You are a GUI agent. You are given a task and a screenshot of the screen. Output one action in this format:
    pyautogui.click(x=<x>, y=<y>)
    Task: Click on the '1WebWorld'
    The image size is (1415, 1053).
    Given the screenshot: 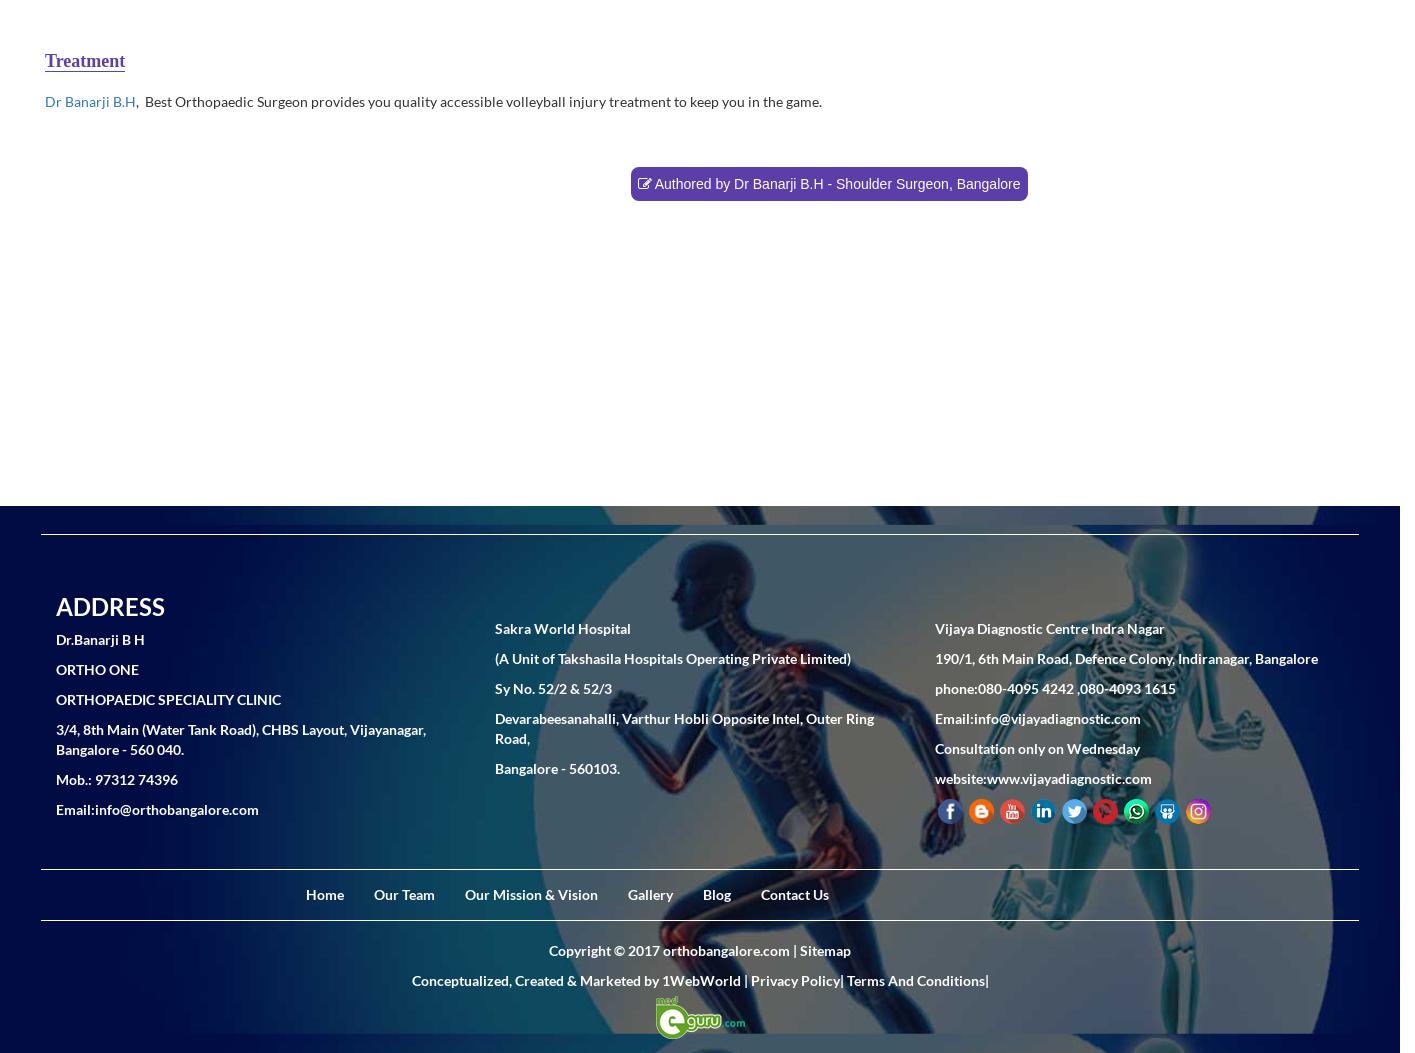 What is the action you would take?
    pyautogui.click(x=700, y=979)
    